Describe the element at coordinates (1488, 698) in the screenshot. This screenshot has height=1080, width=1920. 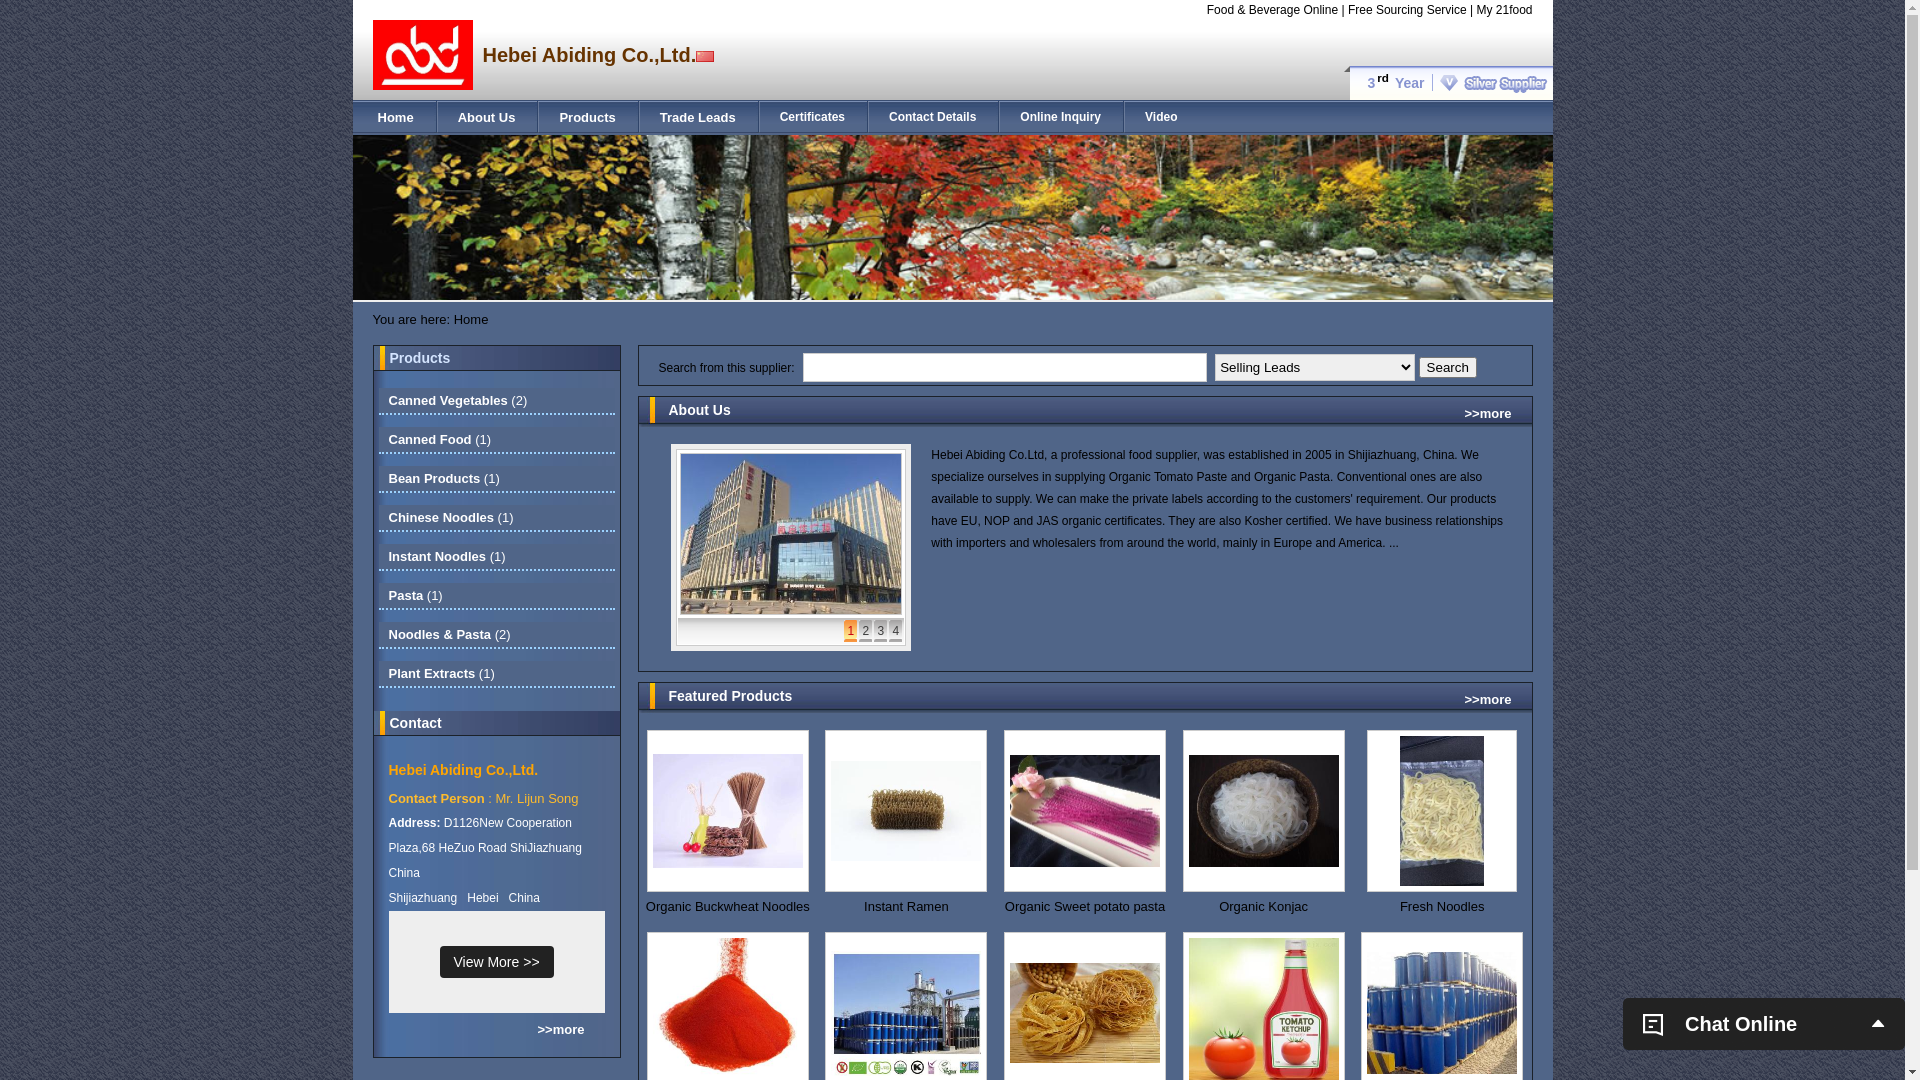
I see `'>>more'` at that location.